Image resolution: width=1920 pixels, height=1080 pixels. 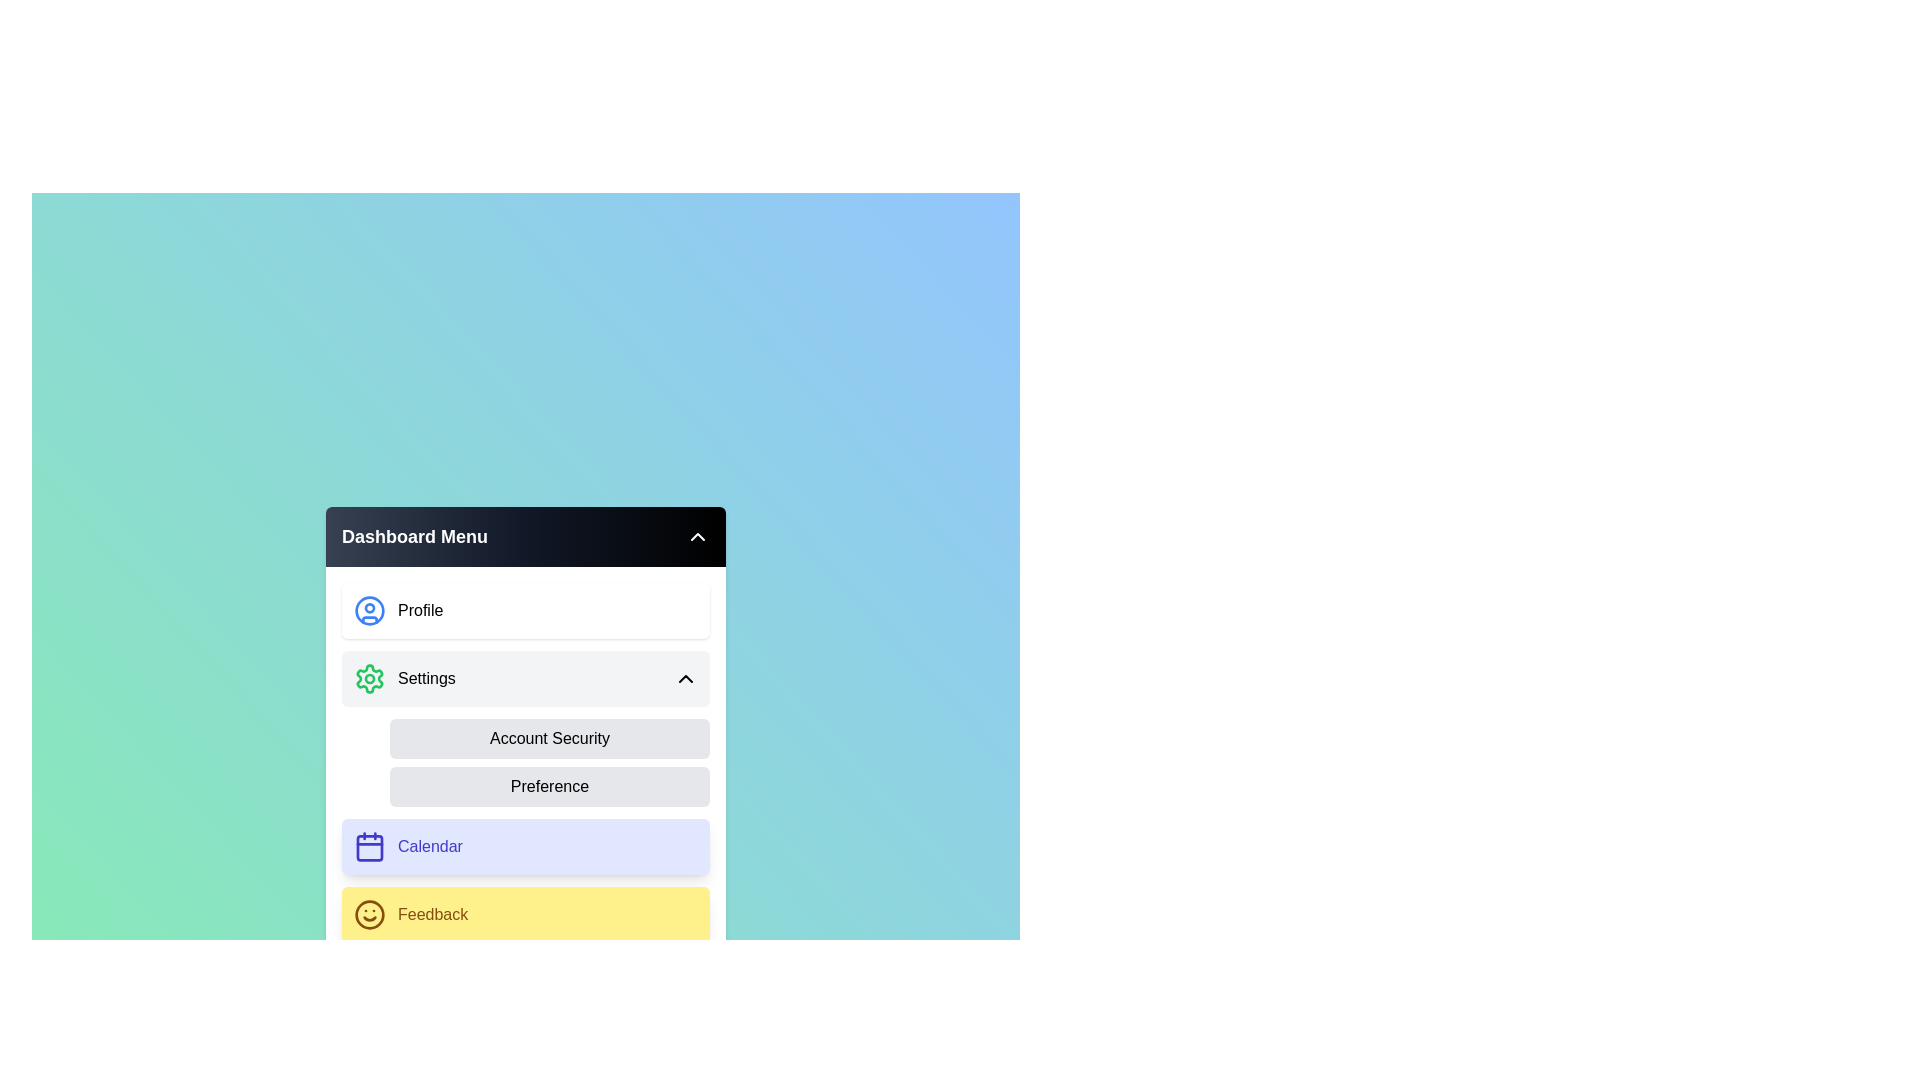 What do you see at coordinates (686, 677) in the screenshot?
I see `the Button/Toggle Icon that indicates the collapsible menu for additional options under 'Settings', located on the far right side next to the 'Settings' label text` at bounding box center [686, 677].